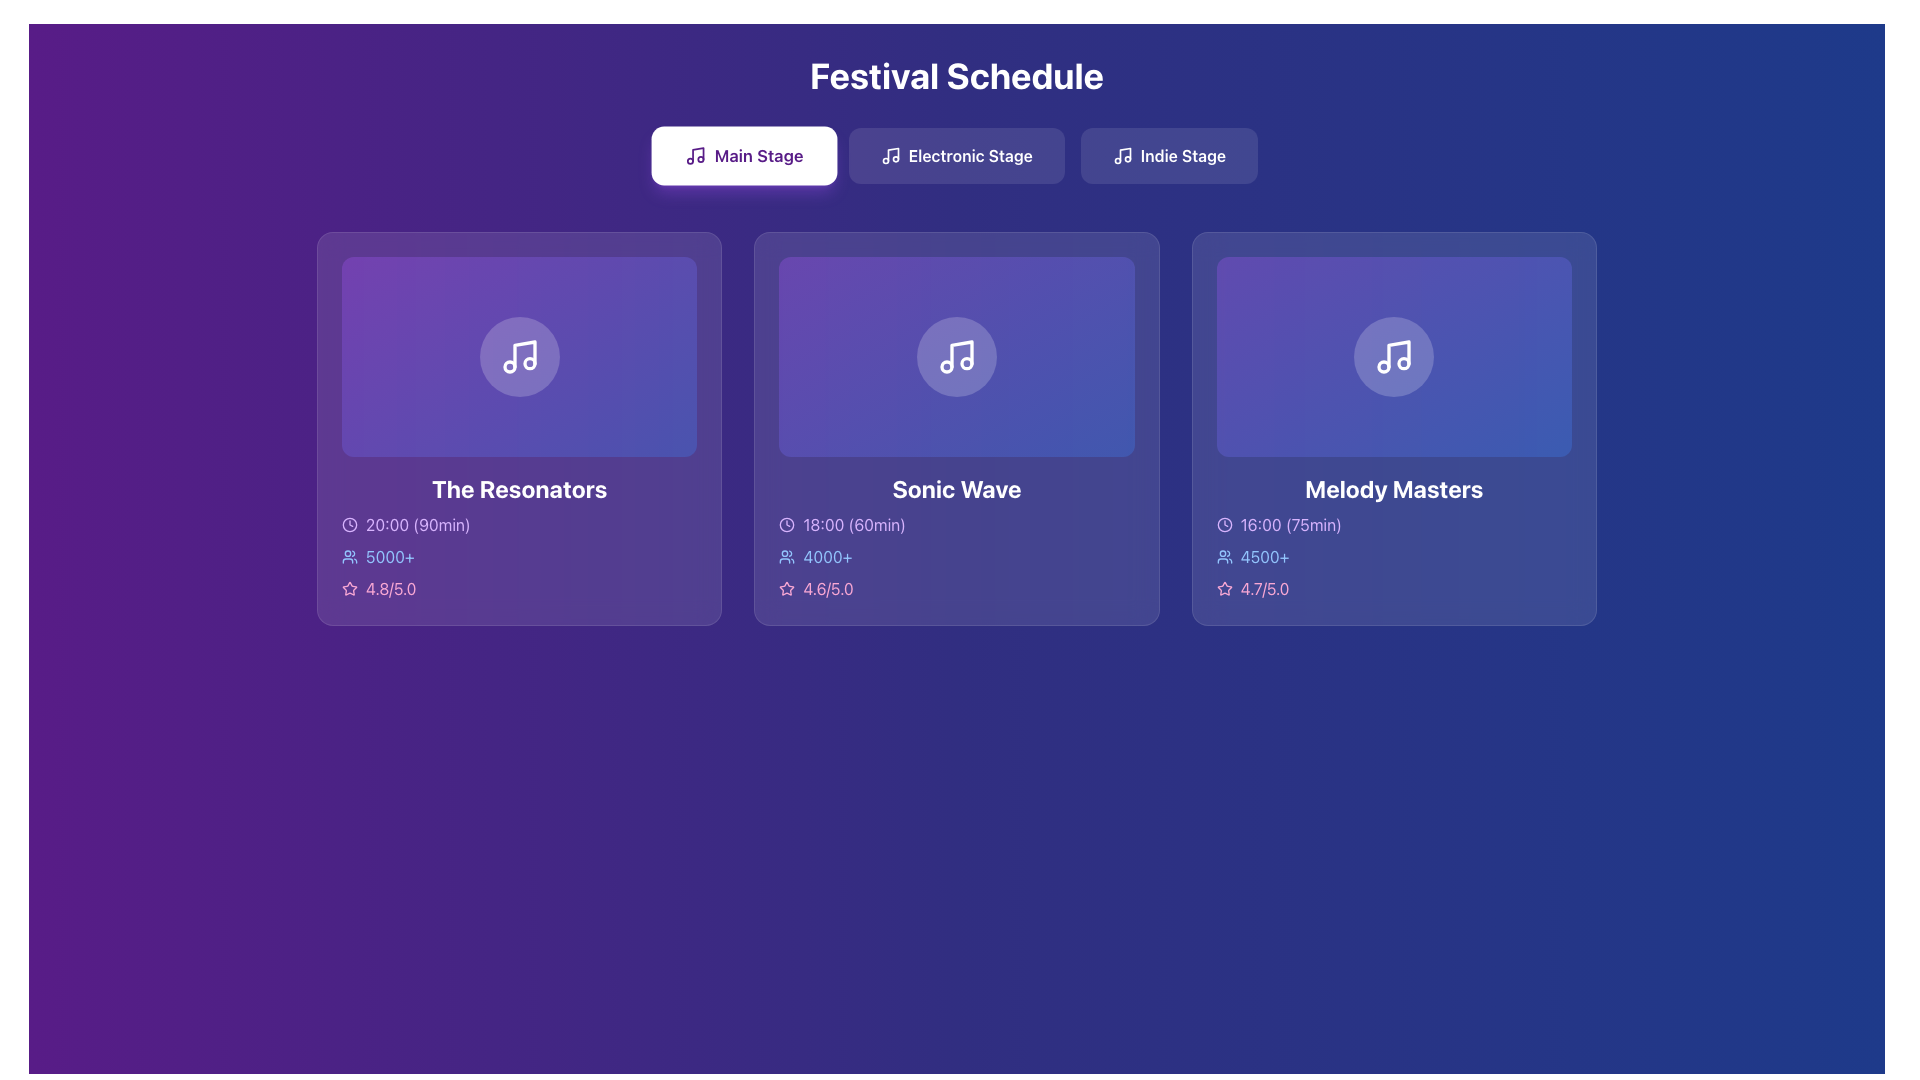 This screenshot has height=1080, width=1920. What do you see at coordinates (519, 427) in the screenshot?
I see `the Informational Card displaying information about 'The Resonators', which is the first card in the horizontal layout of event cards in the 'Main Stage' category of the 'Festival Schedule'` at bounding box center [519, 427].